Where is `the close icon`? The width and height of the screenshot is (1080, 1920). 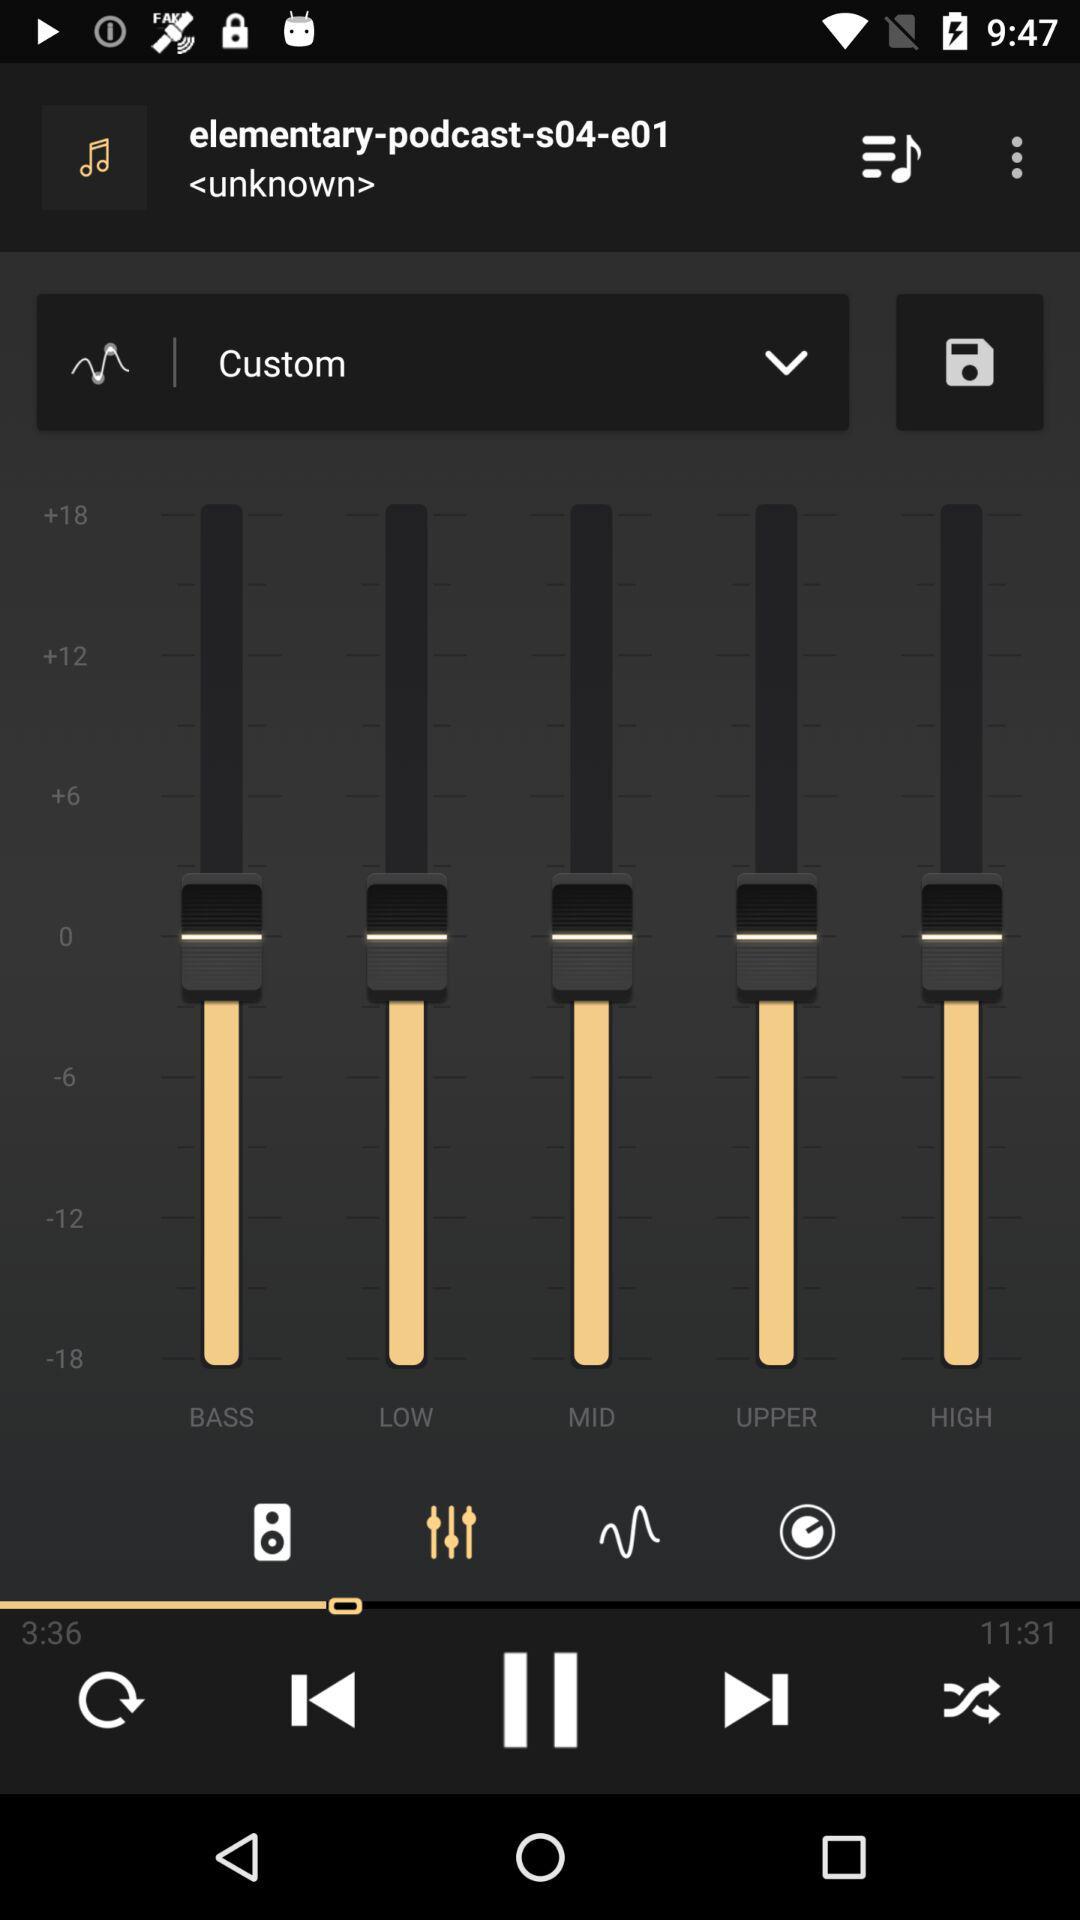 the close icon is located at coordinates (971, 1698).